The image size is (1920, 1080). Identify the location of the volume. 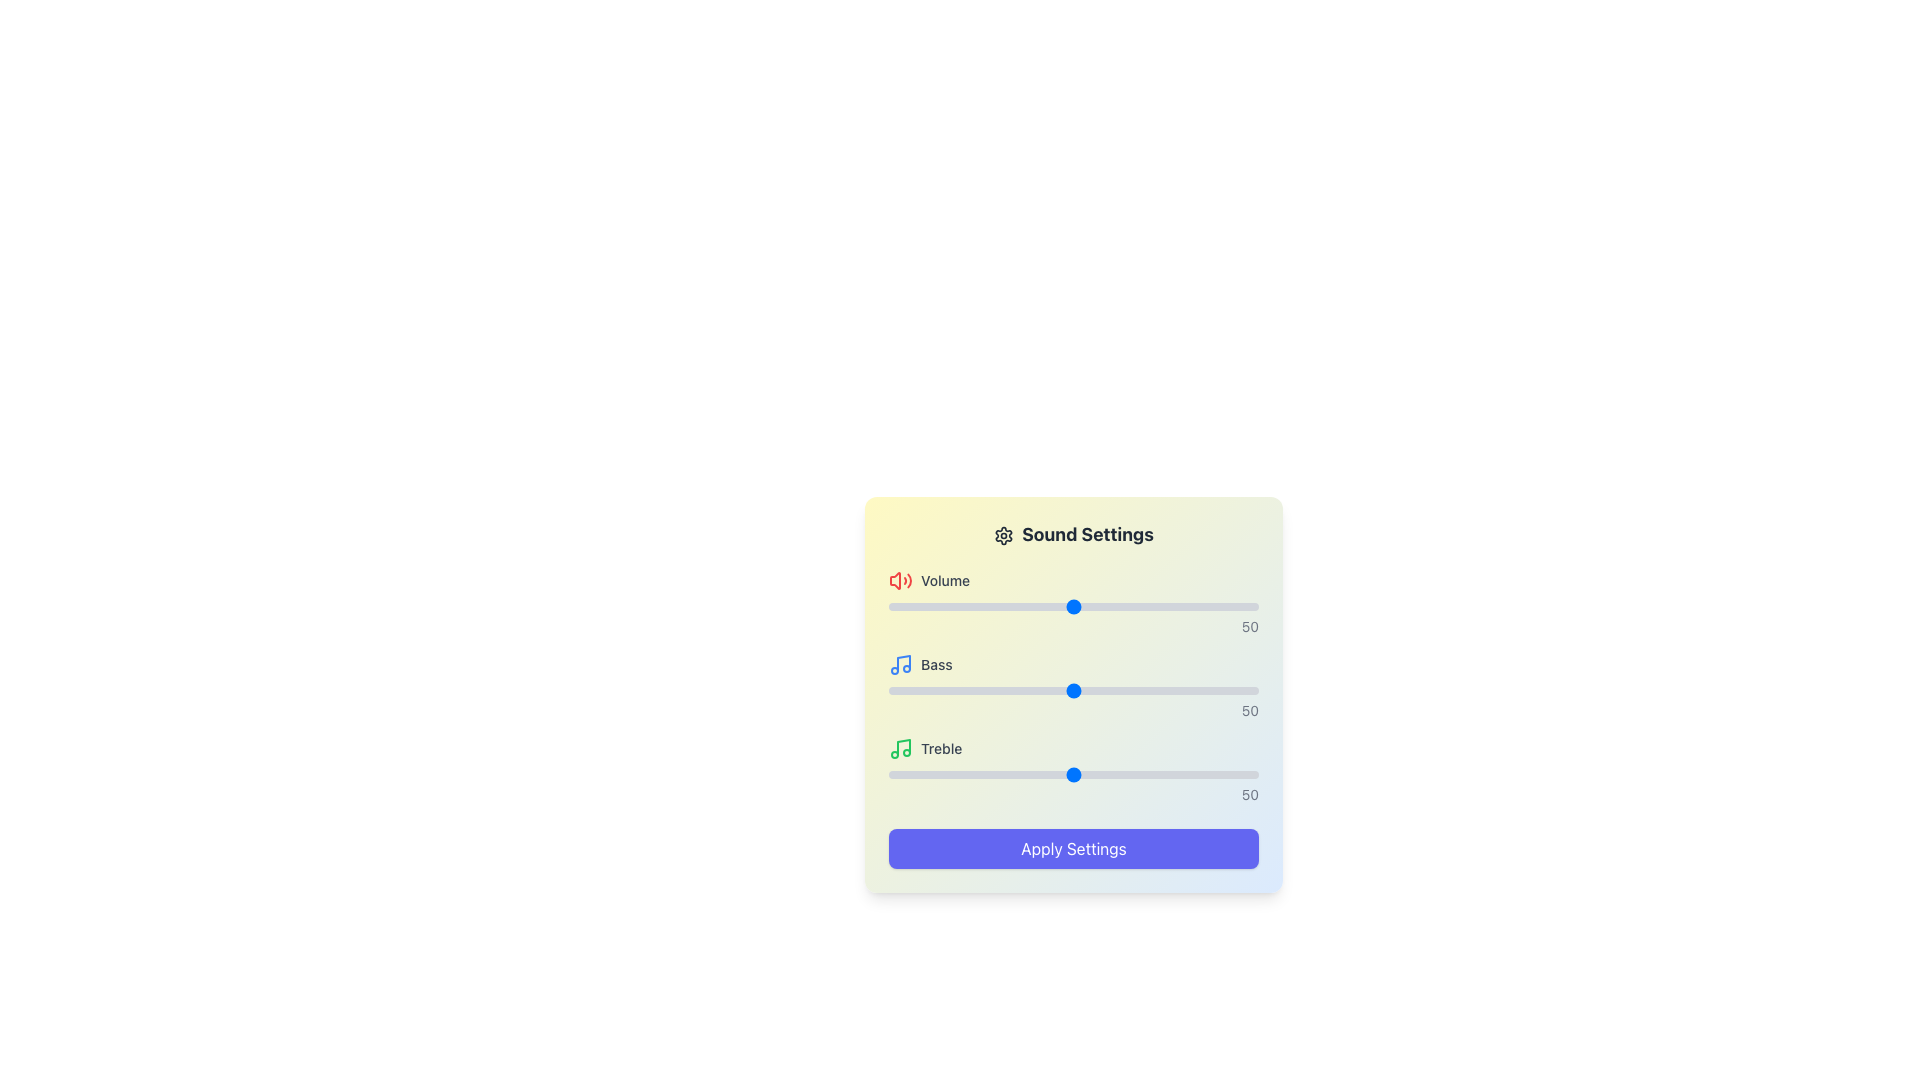
(1235, 605).